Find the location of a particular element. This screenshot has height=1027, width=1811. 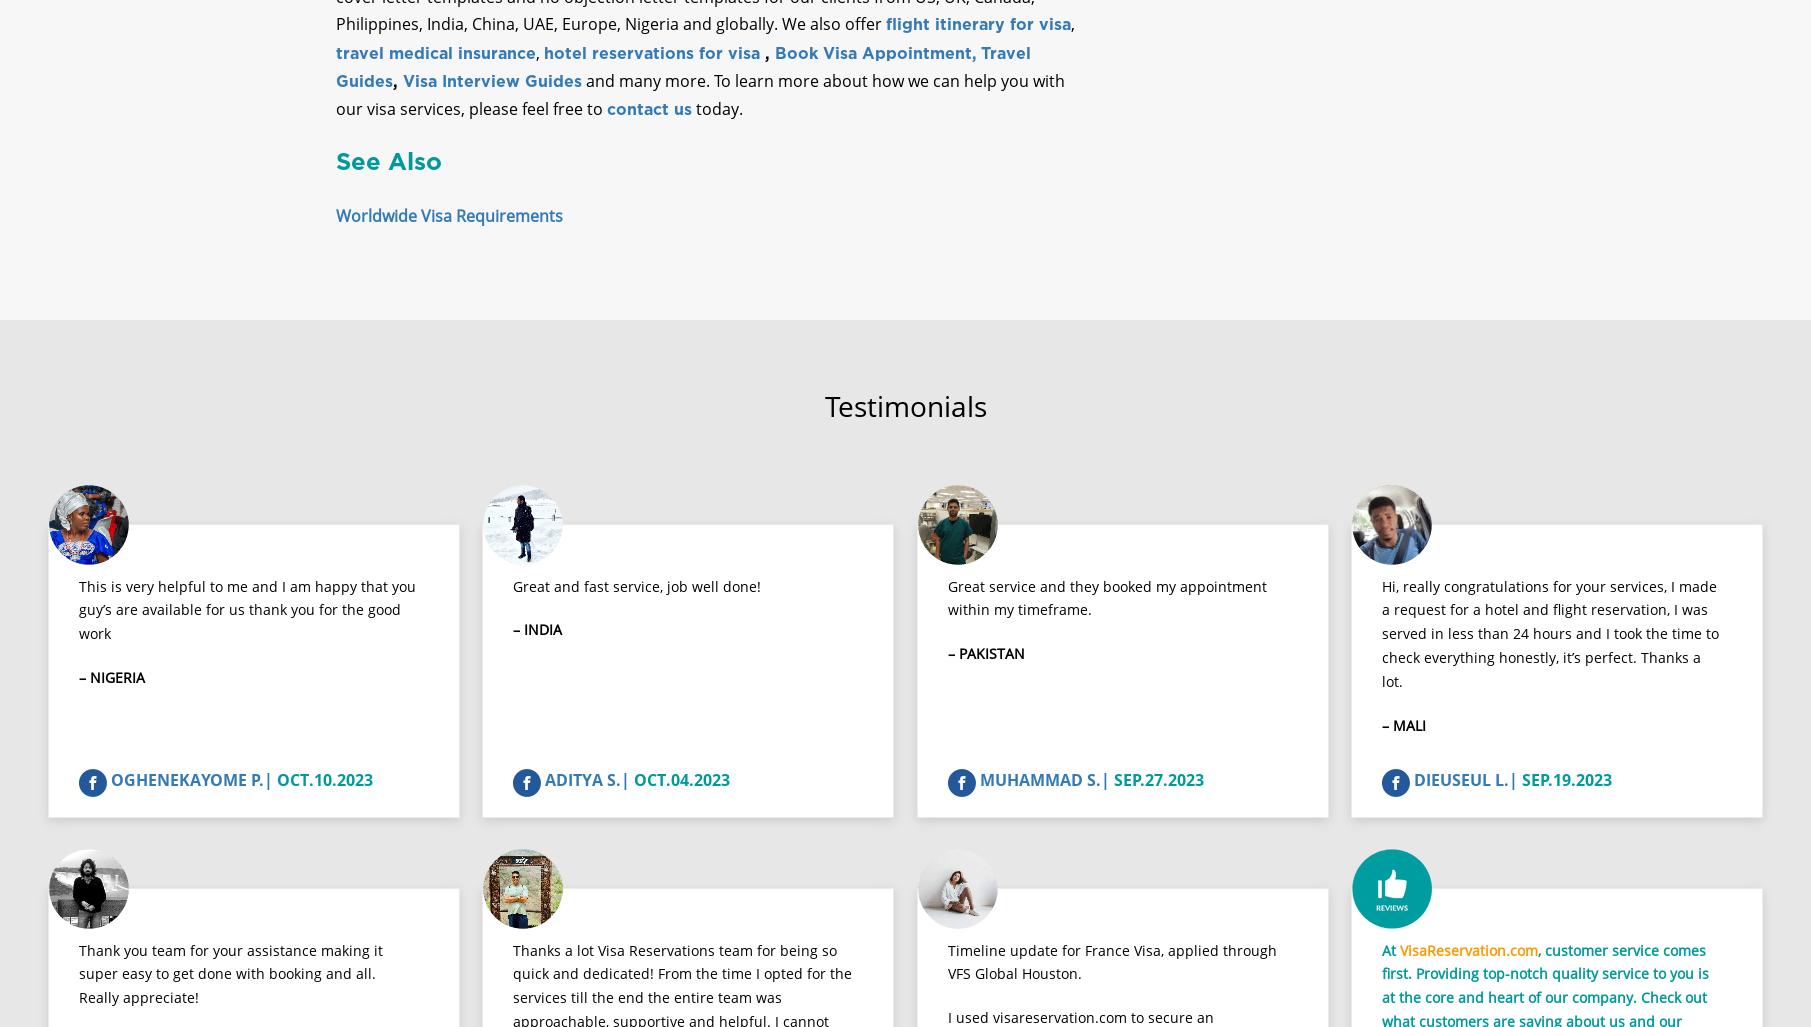

'MUHAMMAD S.|' is located at coordinates (978, 795).